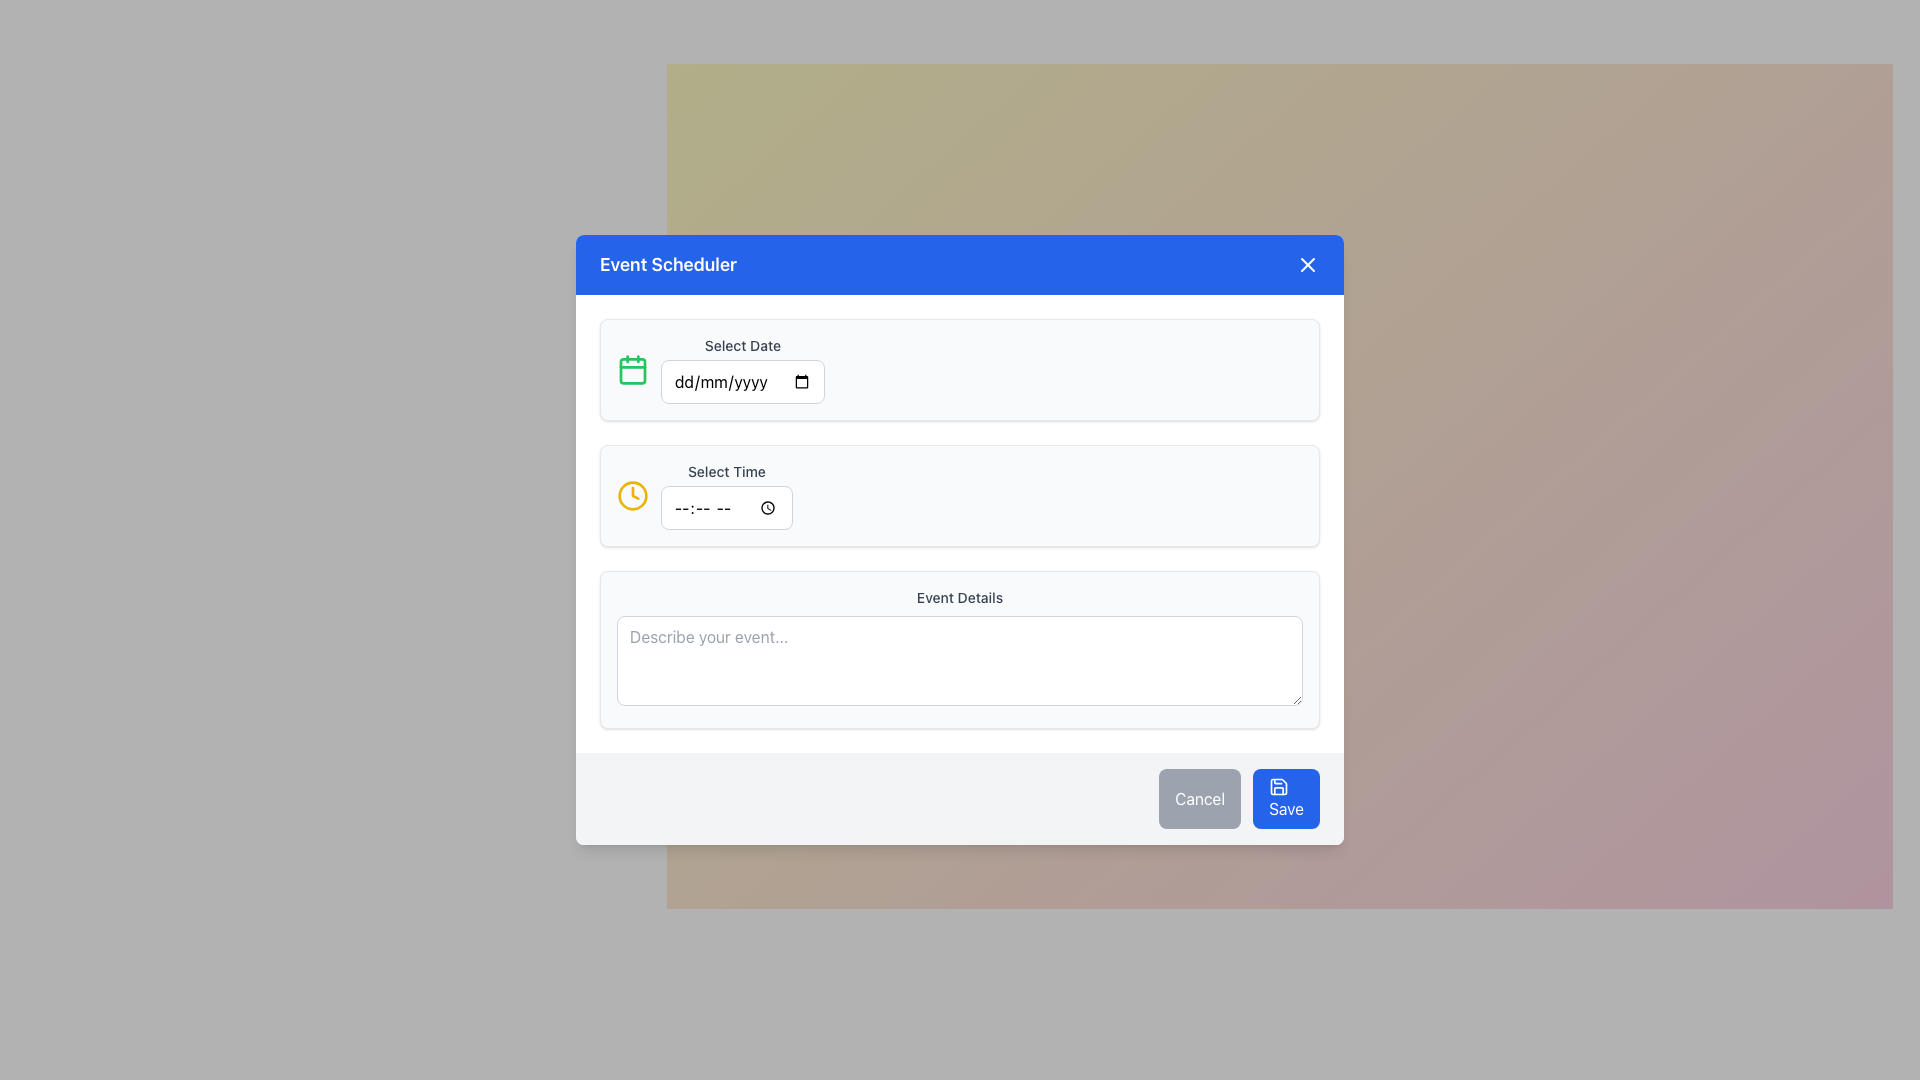 The image size is (1920, 1080). Describe the element at coordinates (725, 495) in the screenshot. I see `a time from the dropdown or clock interface of the Time Input Widget labeled 'Select Time', located in the central portion of the interface` at that location.